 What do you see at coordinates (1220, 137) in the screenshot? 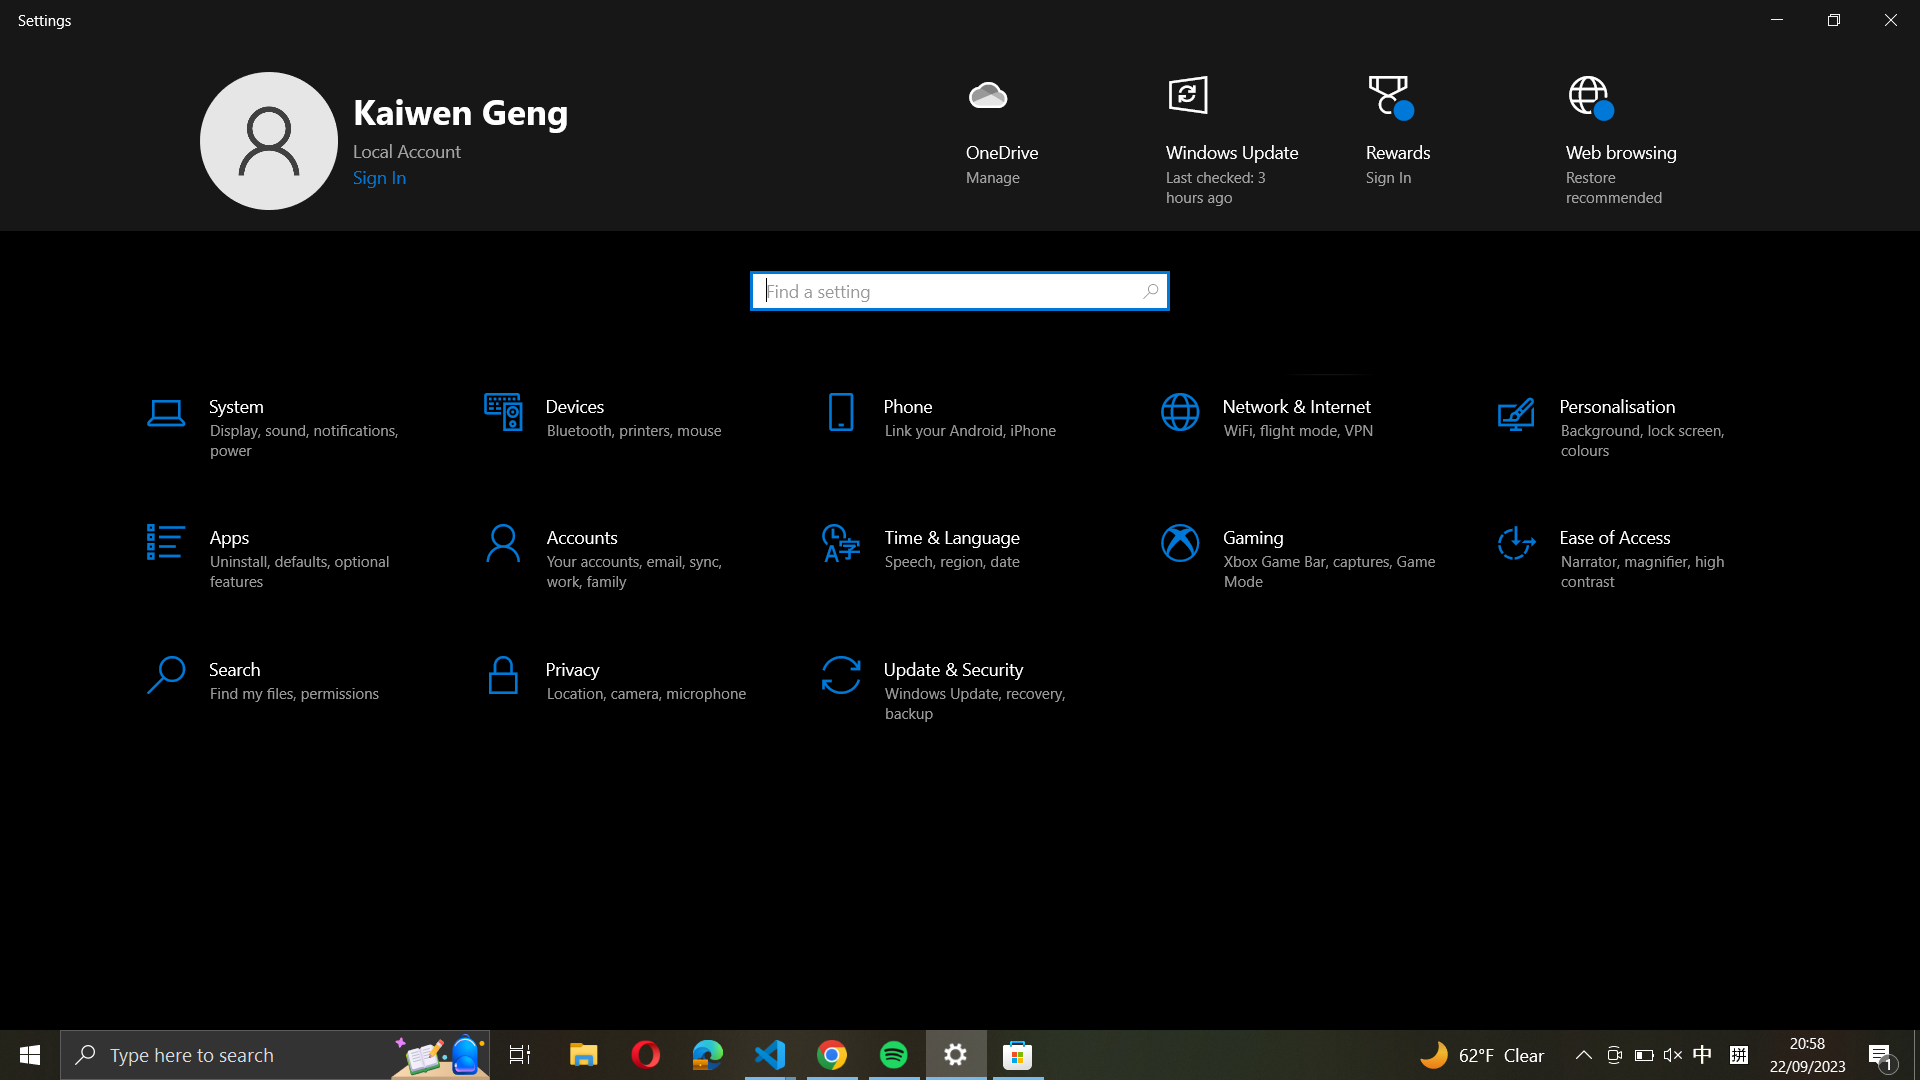
I see `Check for windows updates using the bottom right button on the page` at bounding box center [1220, 137].